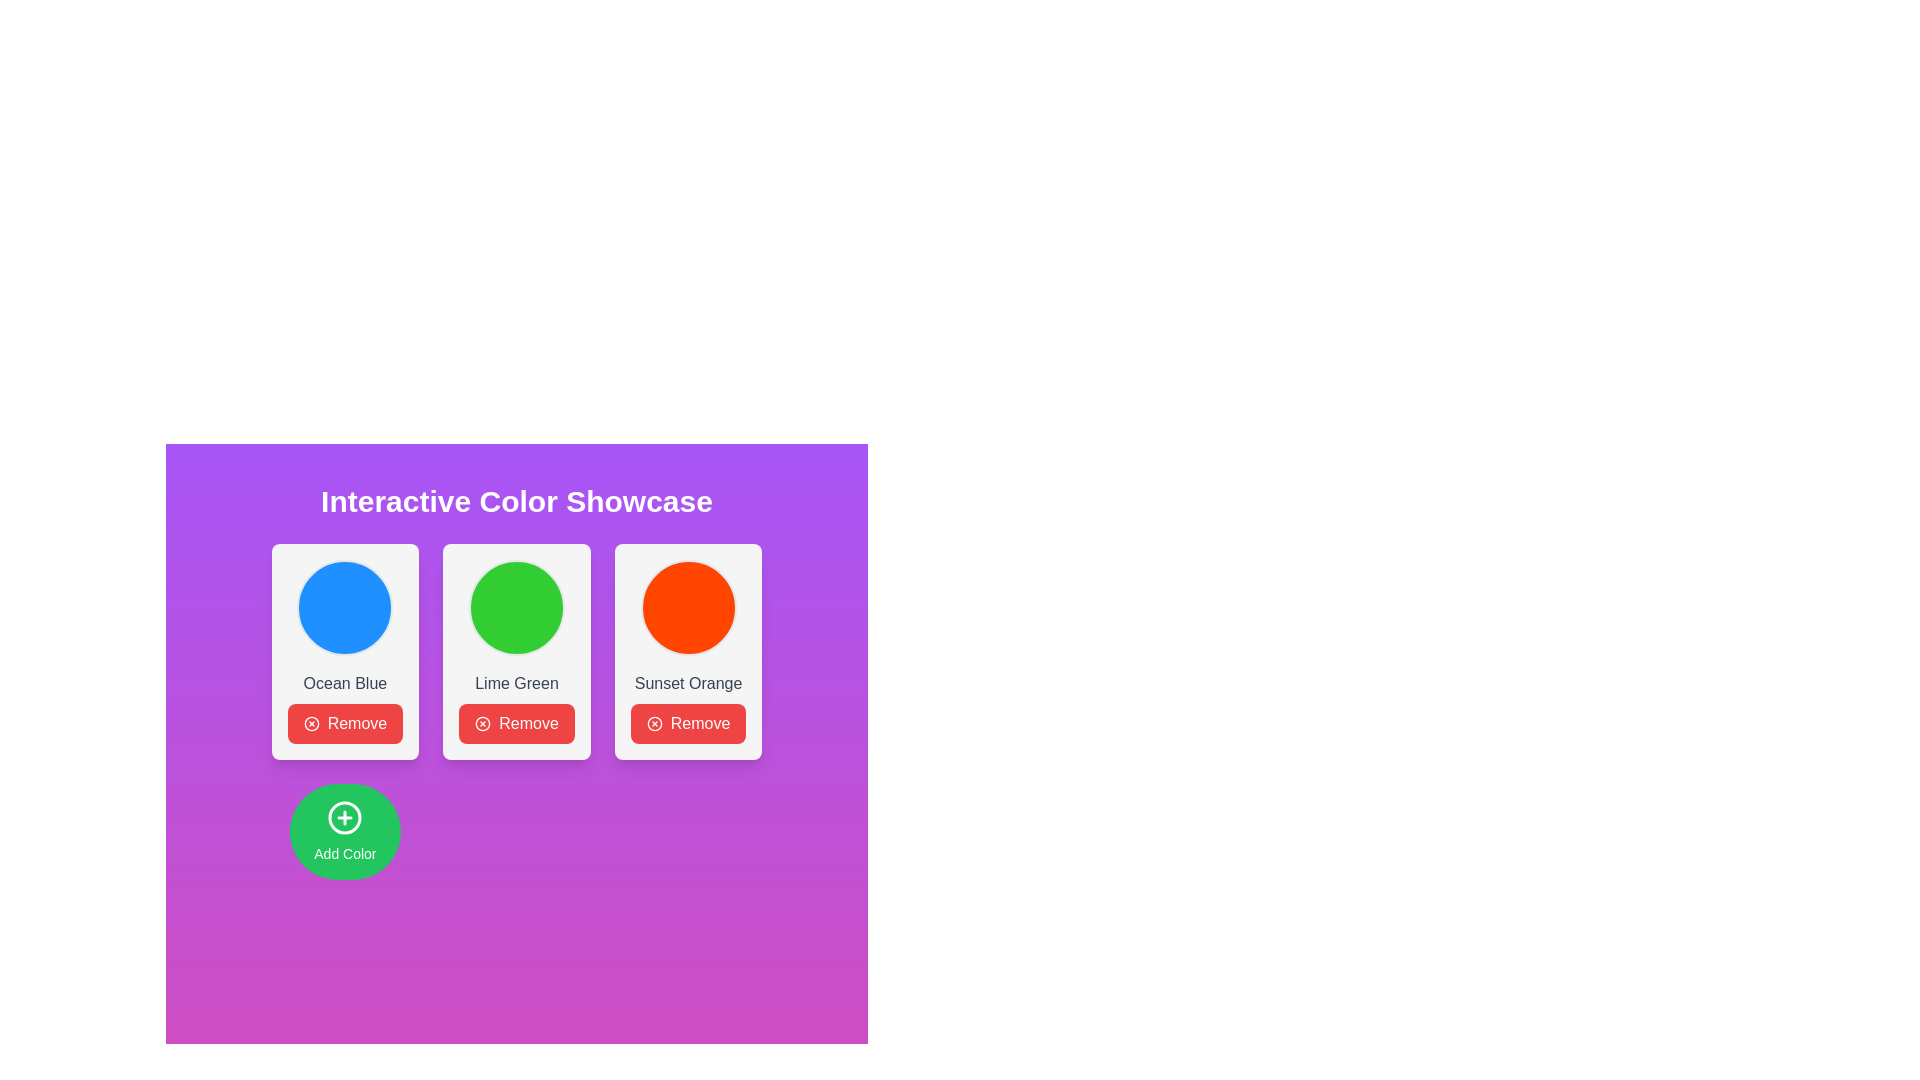 This screenshot has height=1080, width=1920. What do you see at coordinates (688, 682) in the screenshot?
I see `the text label displaying 'Sunset Orange', which is located in the middle of a card, below a circular design and above a 'Remove' button` at bounding box center [688, 682].